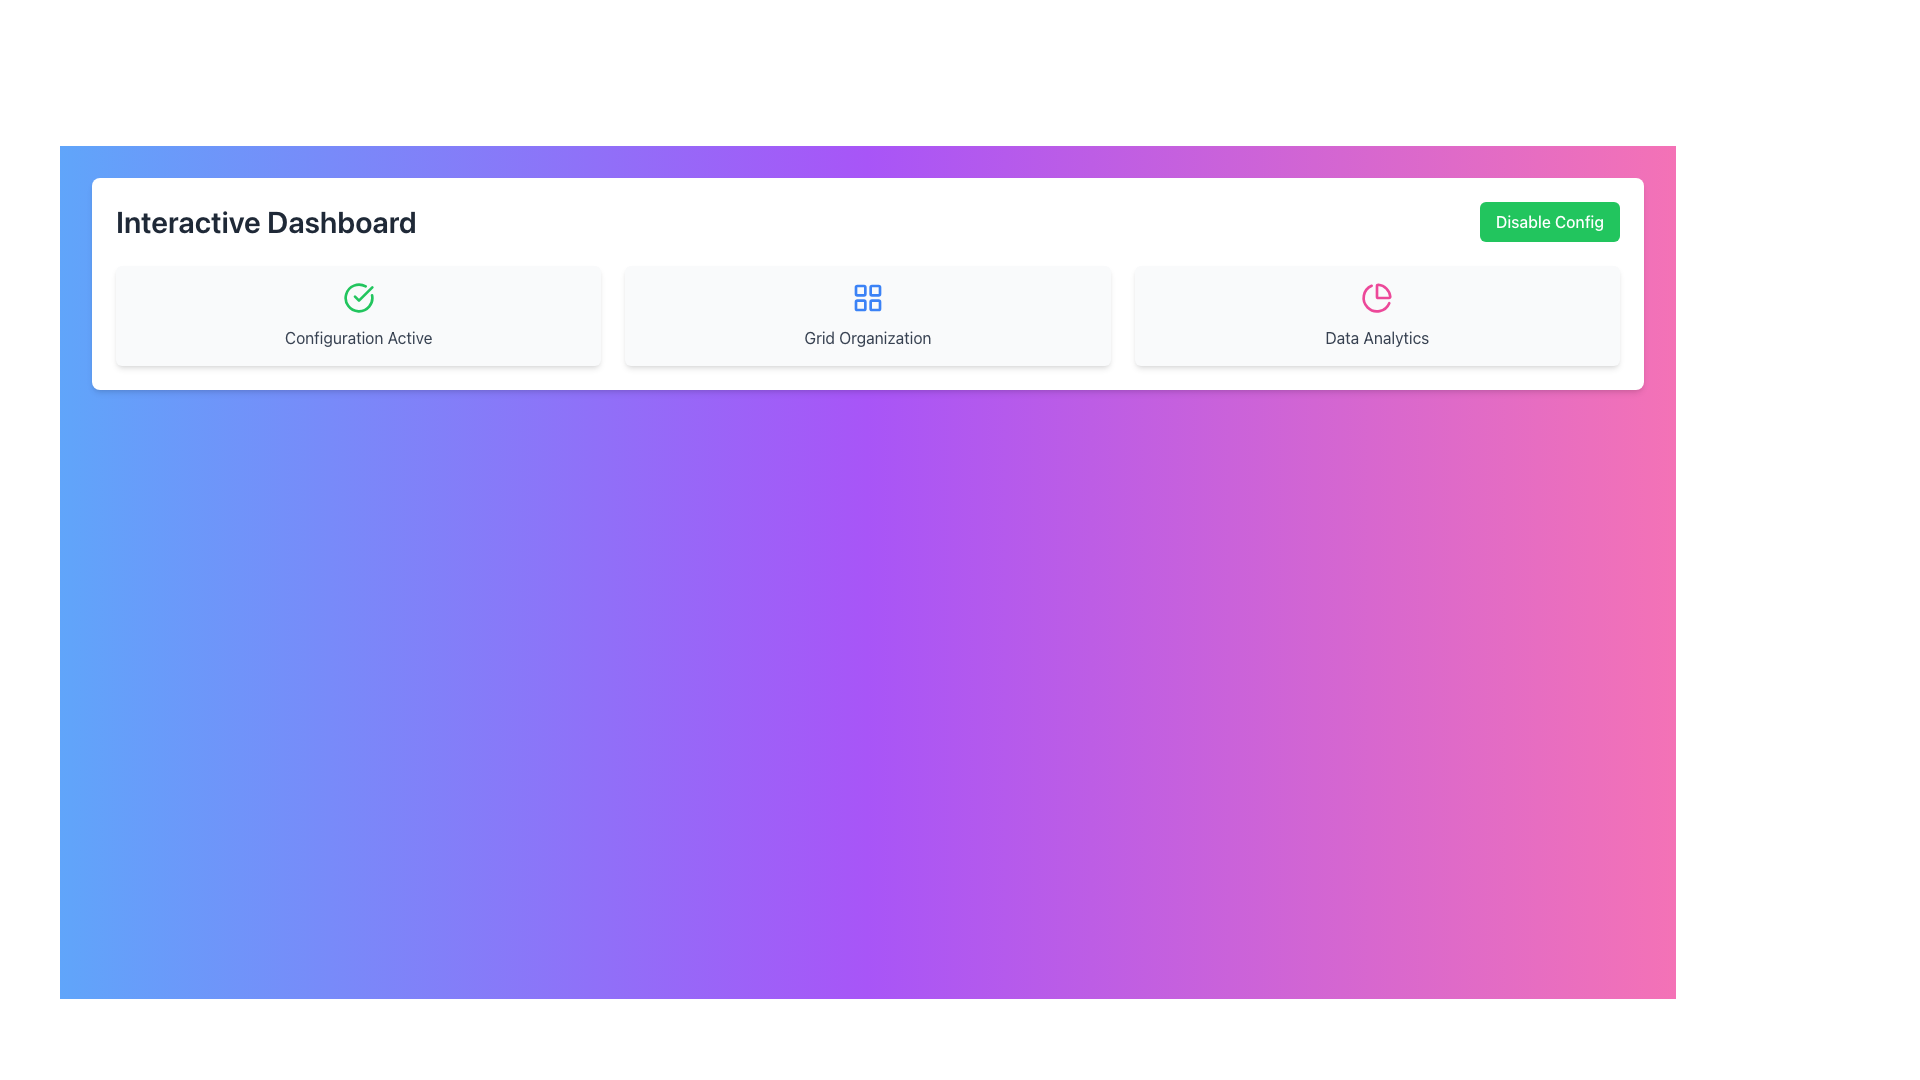 The height and width of the screenshot is (1080, 1920). I want to click on the visual representation of the square located in the bottom-left cell of the 2x2 grid within the 'Grid Organization' card, so click(860, 305).